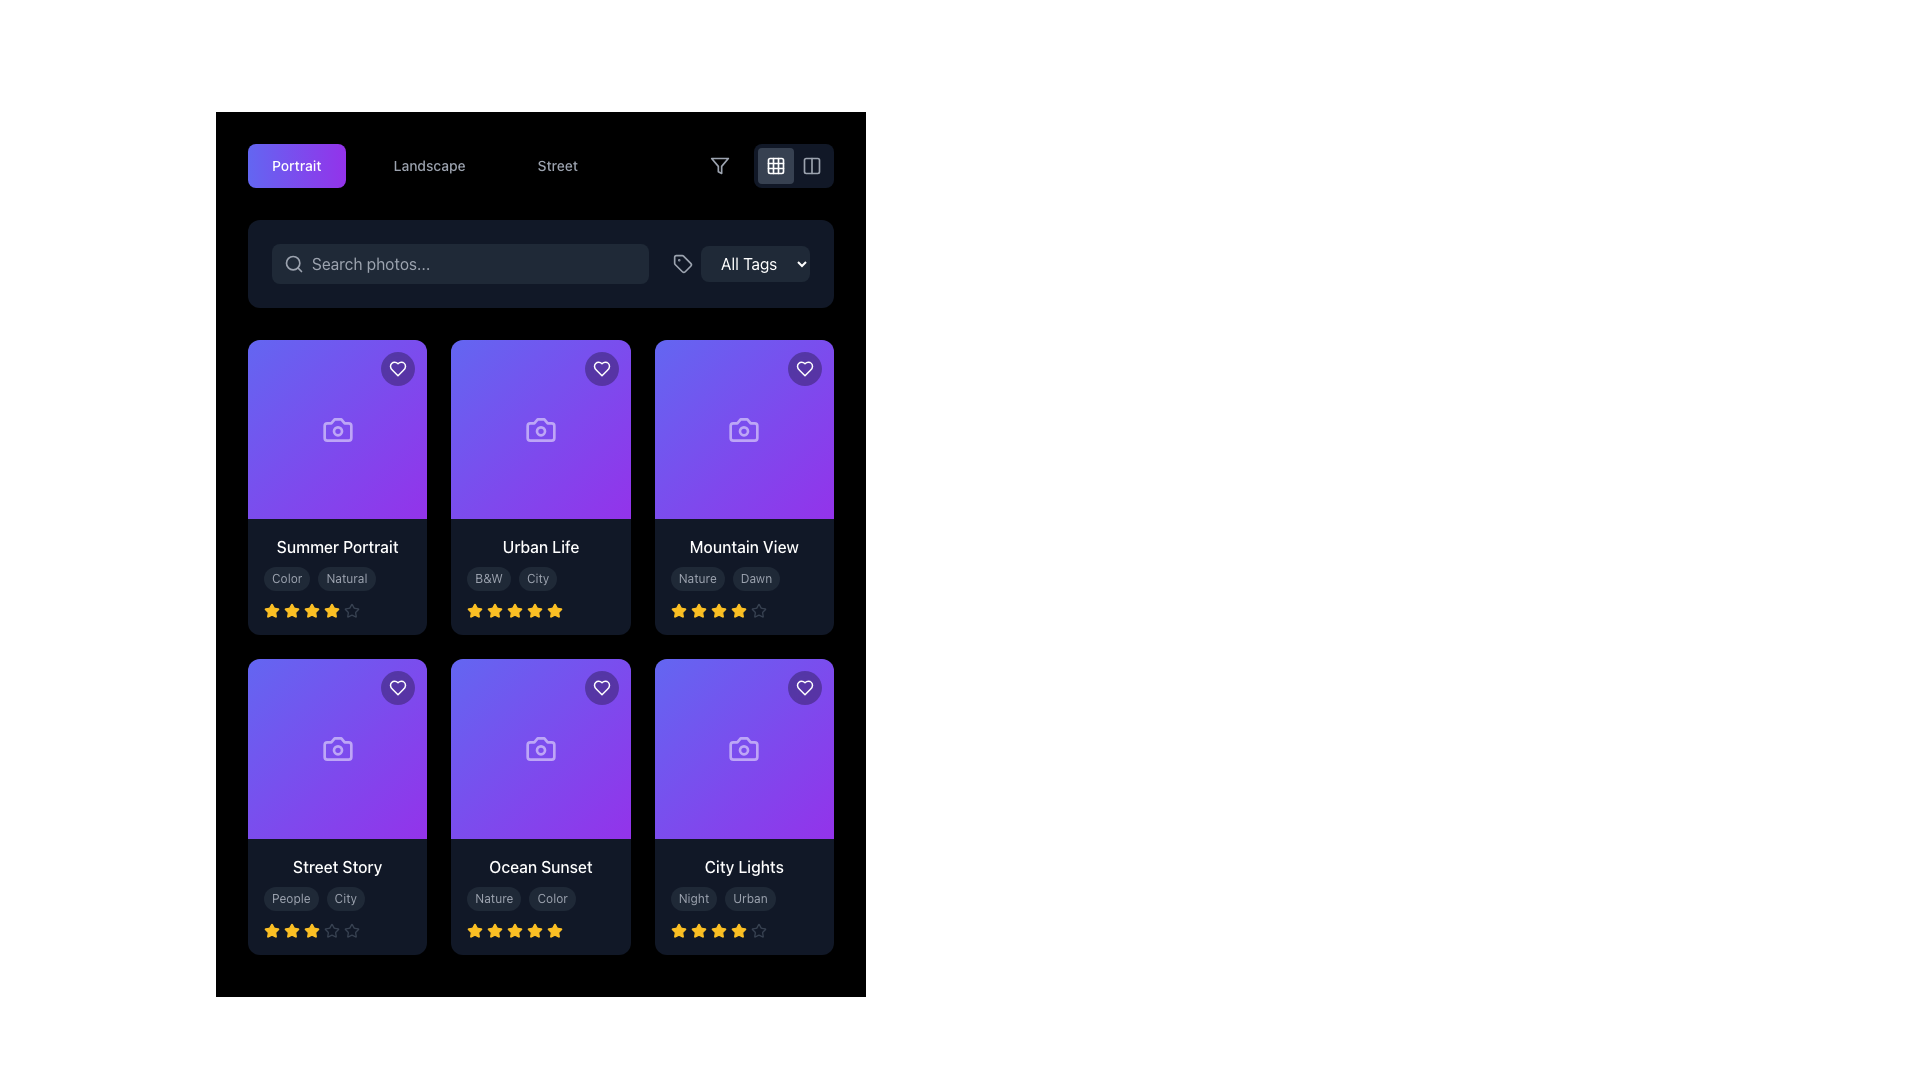 The height and width of the screenshot is (1080, 1920). I want to click on the search icon located at the left end of the input field in the search bar, which symbolizes the search action, so click(292, 262).